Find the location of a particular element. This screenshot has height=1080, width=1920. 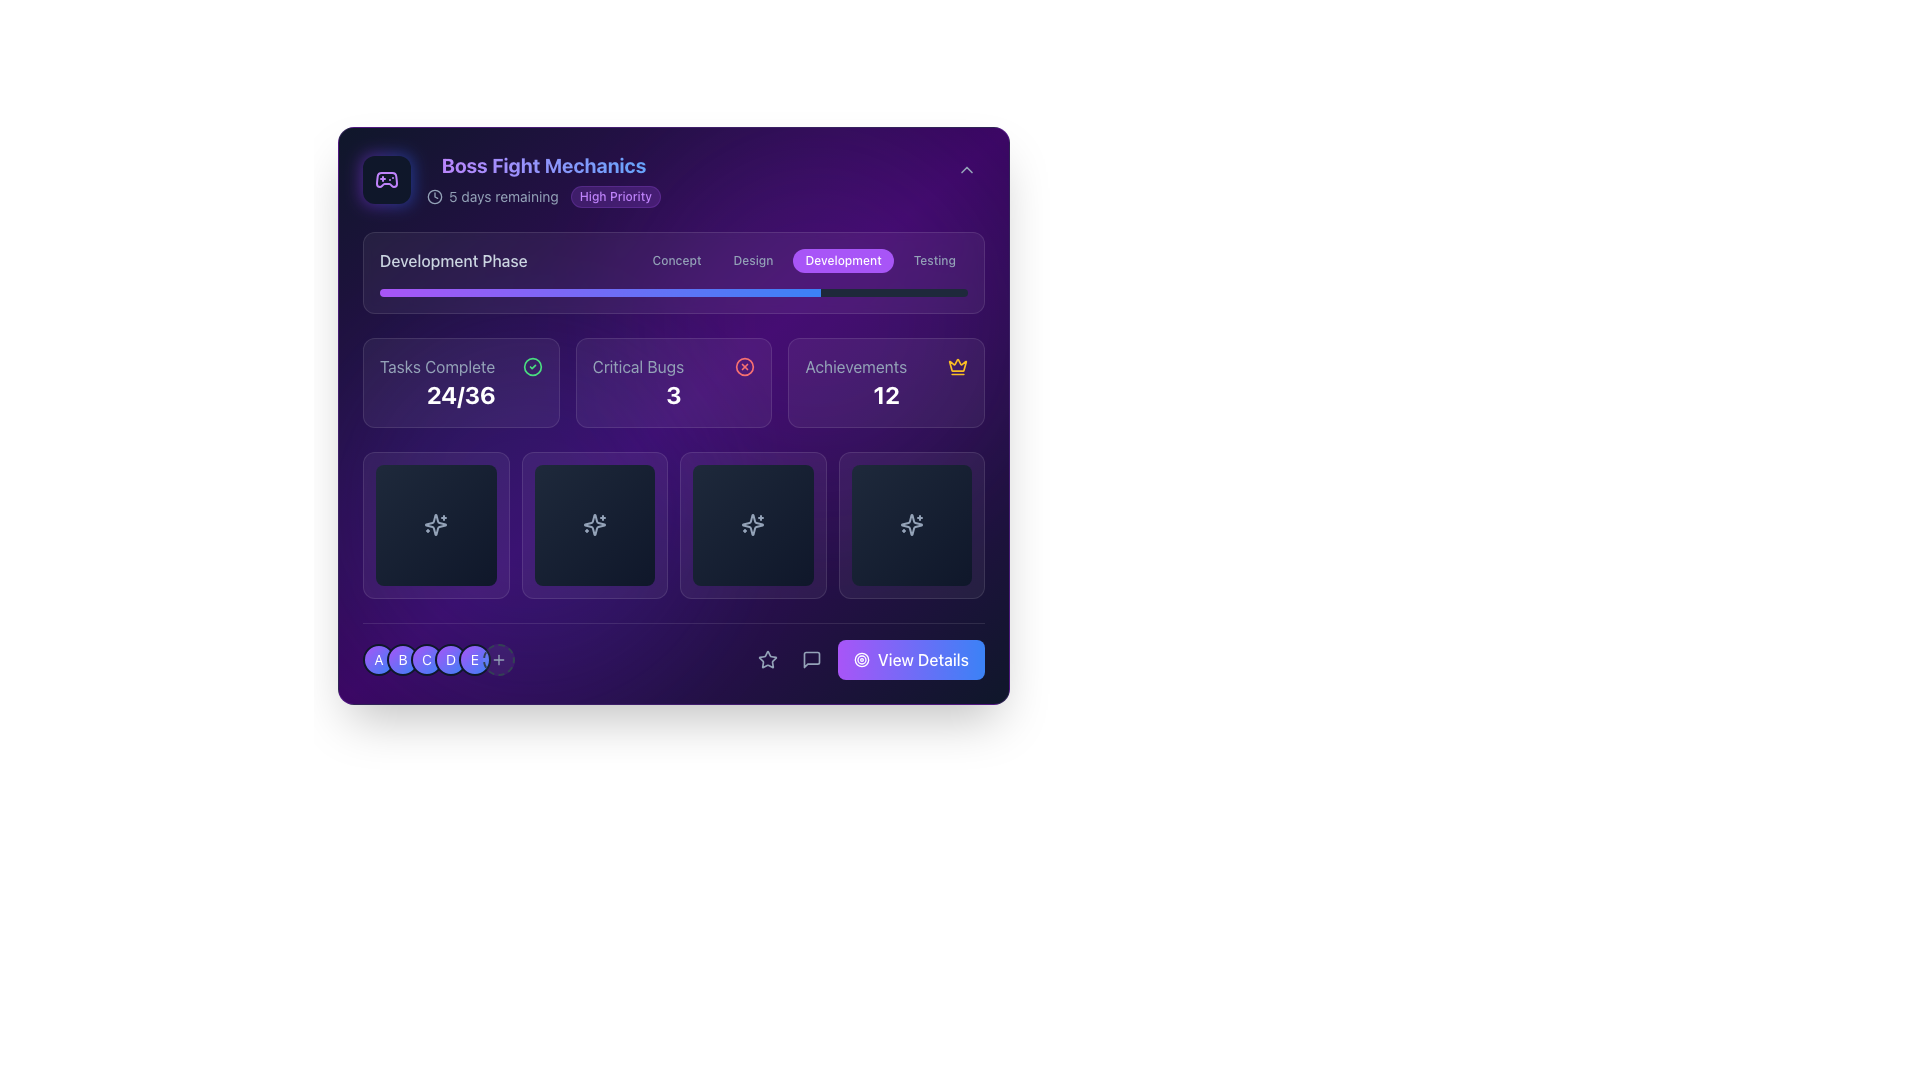

the Interactive card located in the top-left corner of the grid layout under the 'Tasks Complete' section is located at coordinates (435, 524).